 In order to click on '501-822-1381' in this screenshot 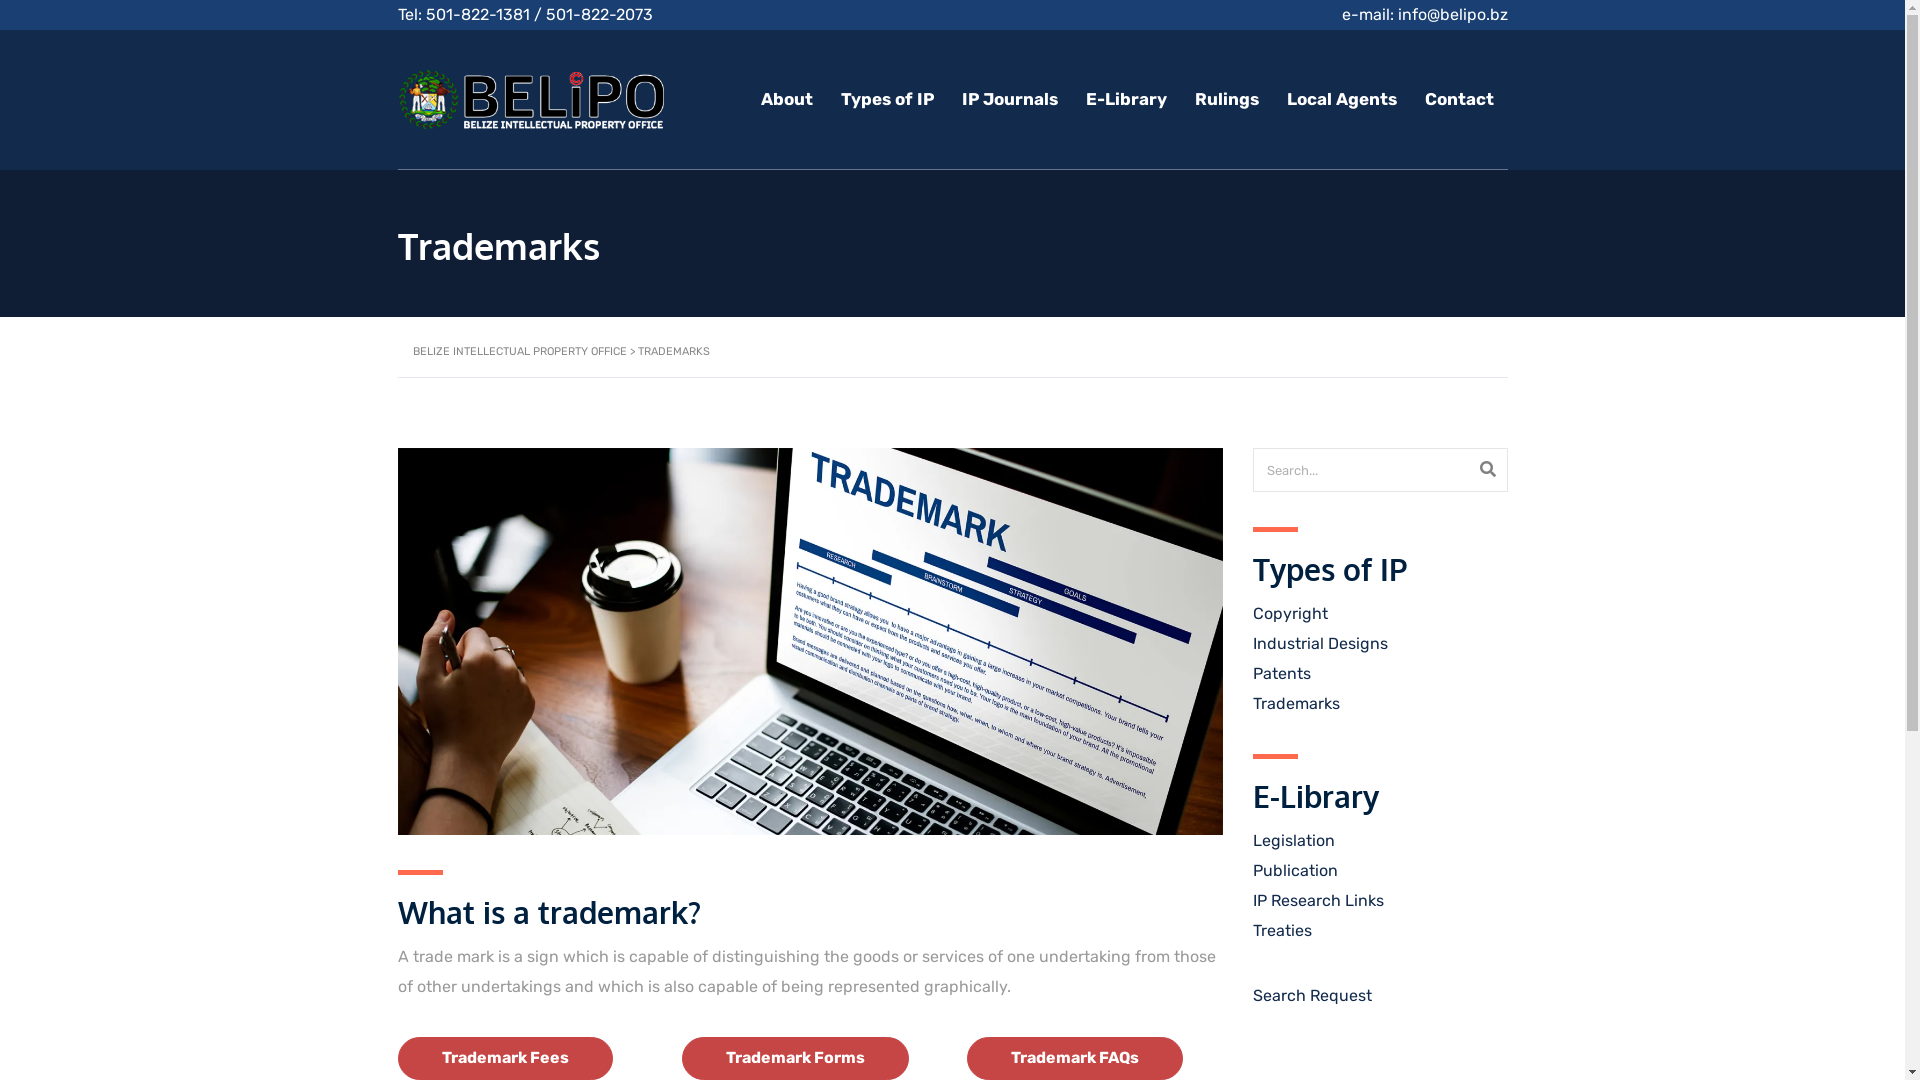, I will do `click(425, 14)`.